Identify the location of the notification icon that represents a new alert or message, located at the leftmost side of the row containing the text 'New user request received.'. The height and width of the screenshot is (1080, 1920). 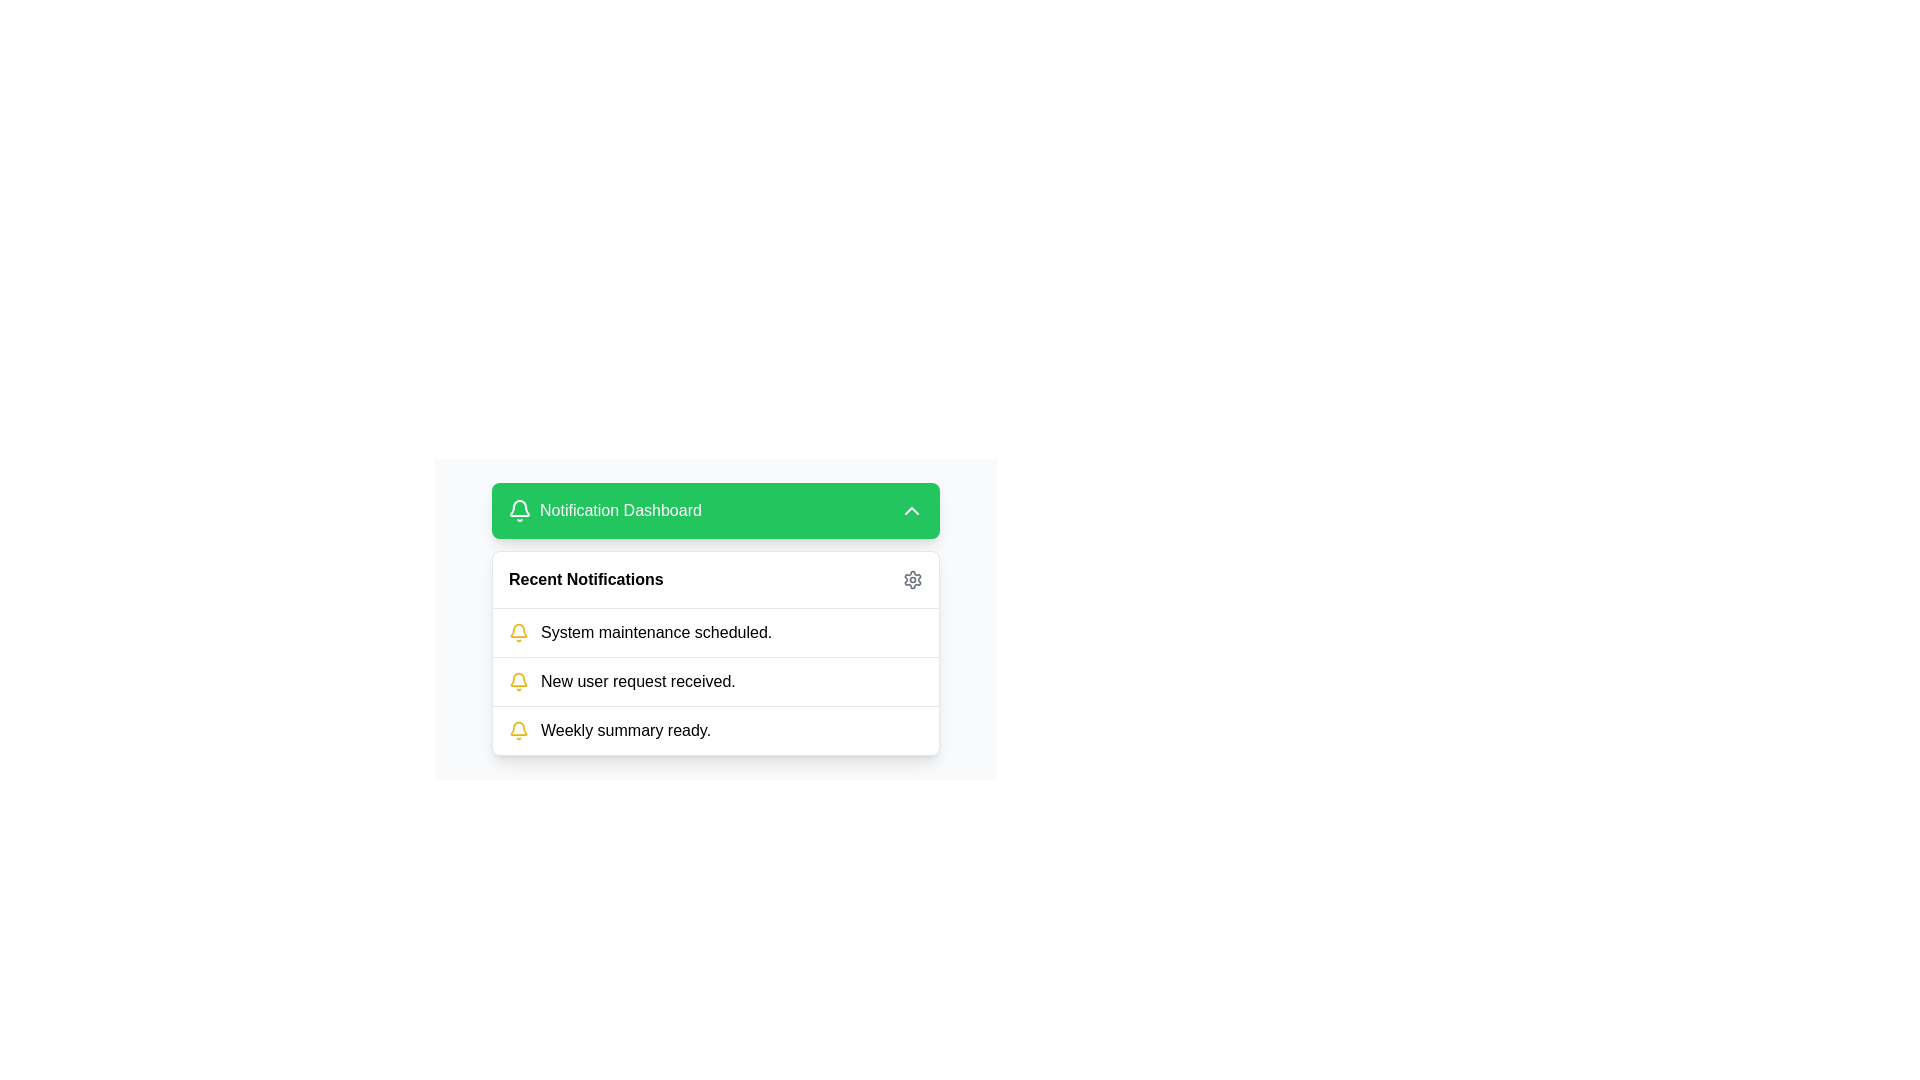
(518, 681).